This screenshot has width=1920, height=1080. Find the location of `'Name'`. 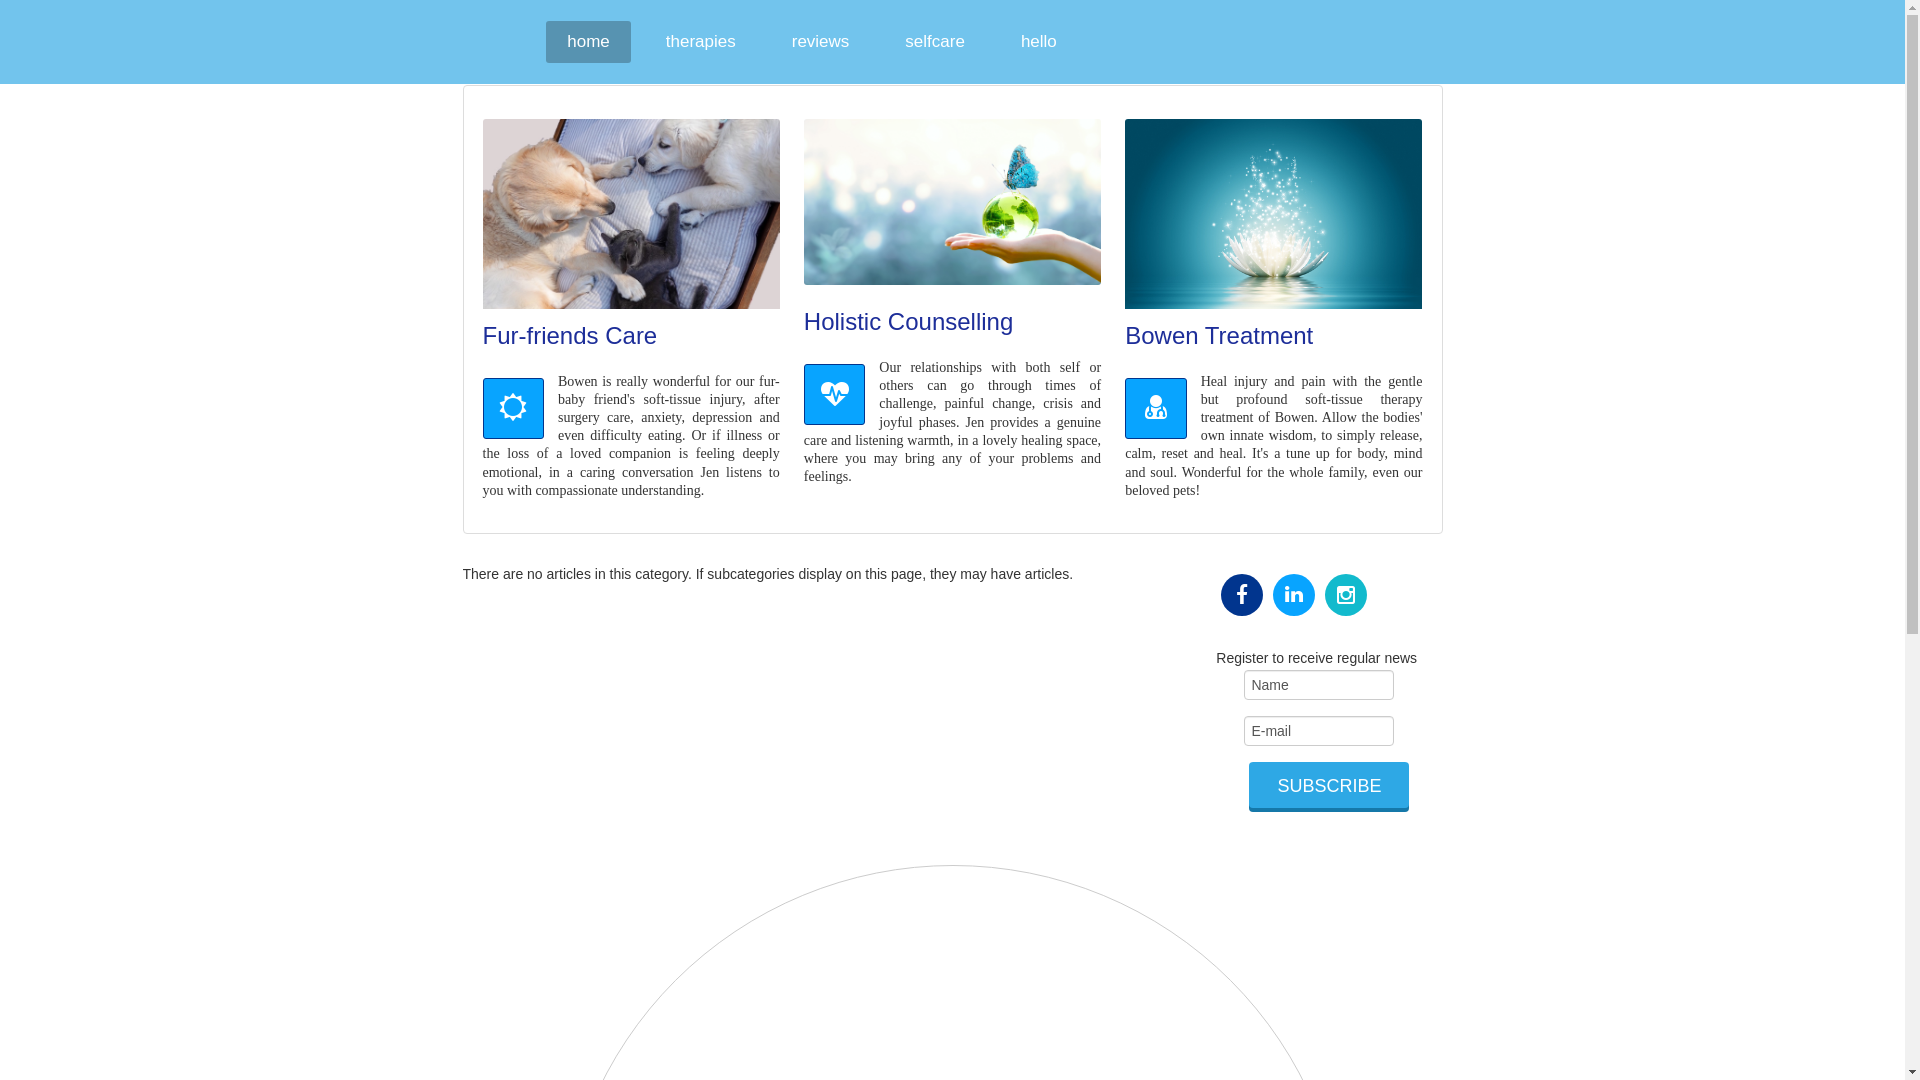

'Name' is located at coordinates (1319, 684).